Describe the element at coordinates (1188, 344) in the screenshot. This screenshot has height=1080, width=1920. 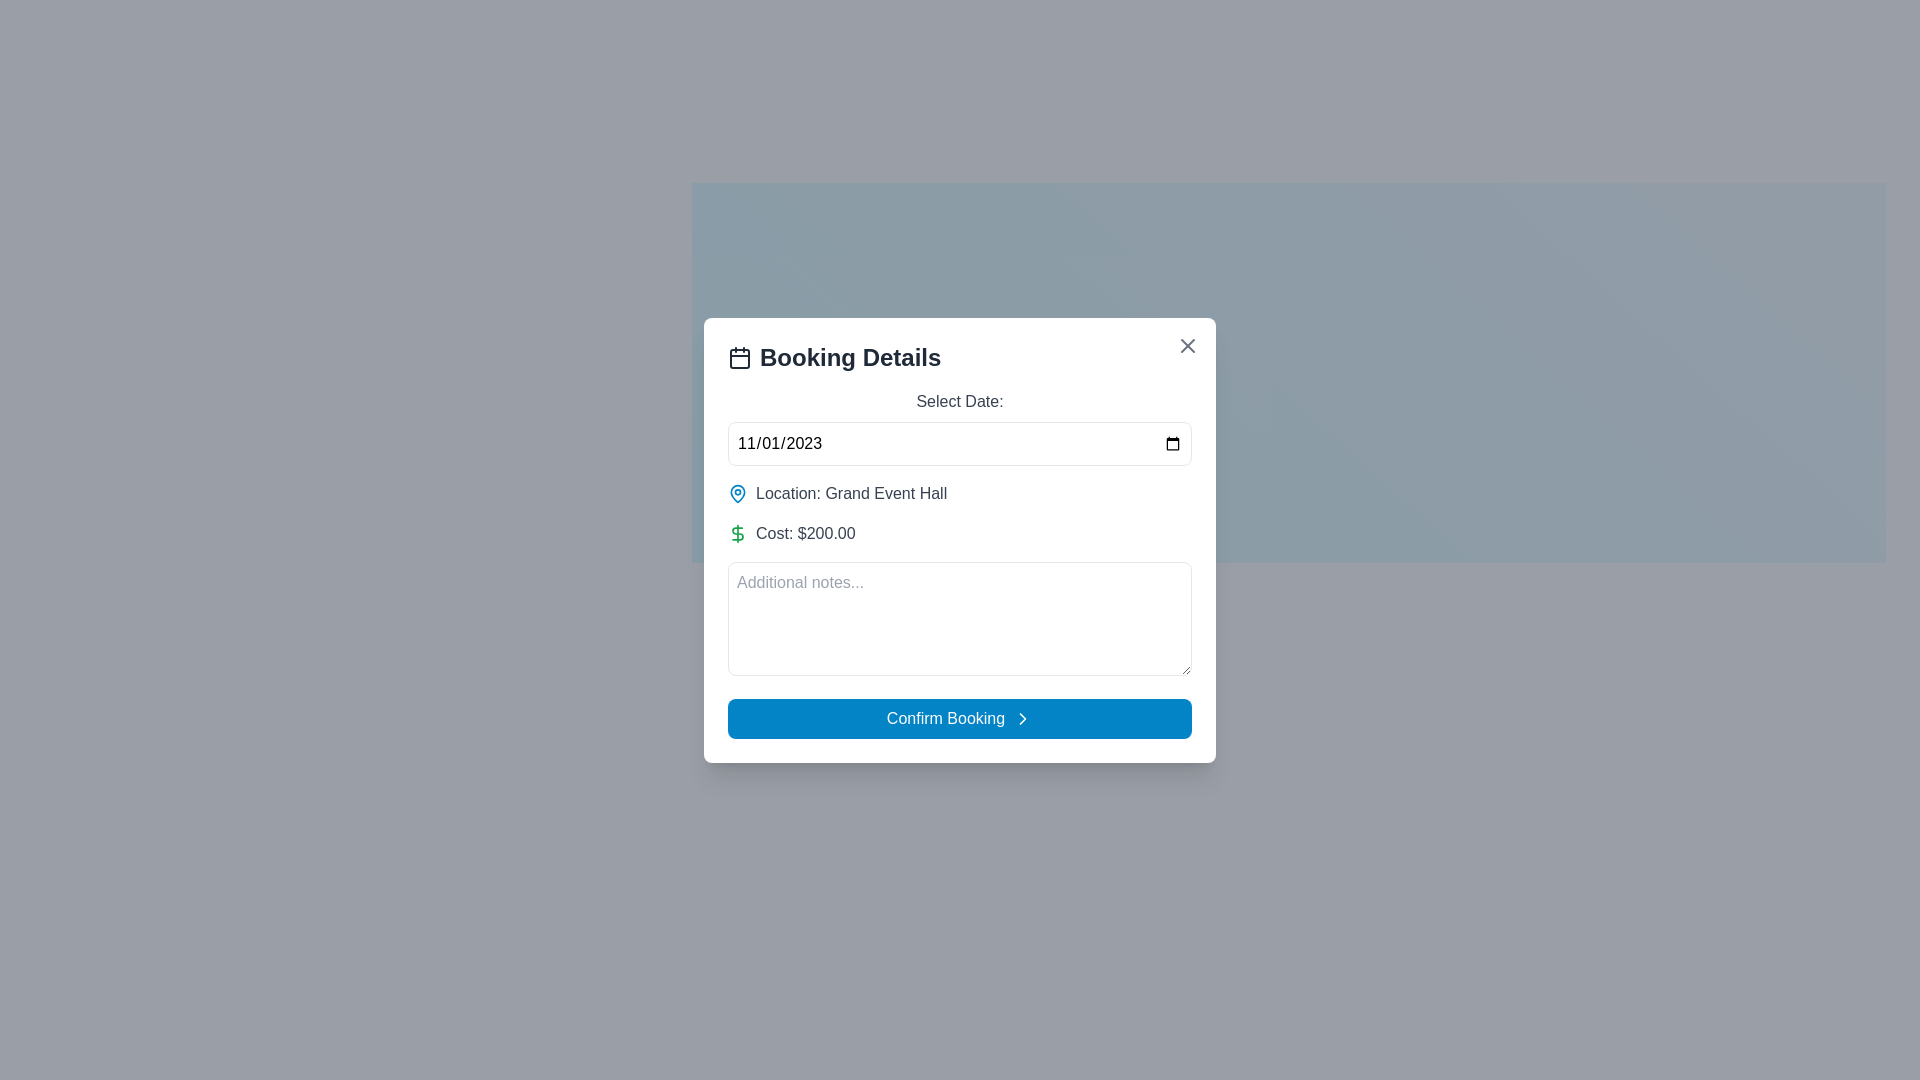
I see `the close button depicted by a gray 'X' icon located at the top-right corner of the modal window` at that location.